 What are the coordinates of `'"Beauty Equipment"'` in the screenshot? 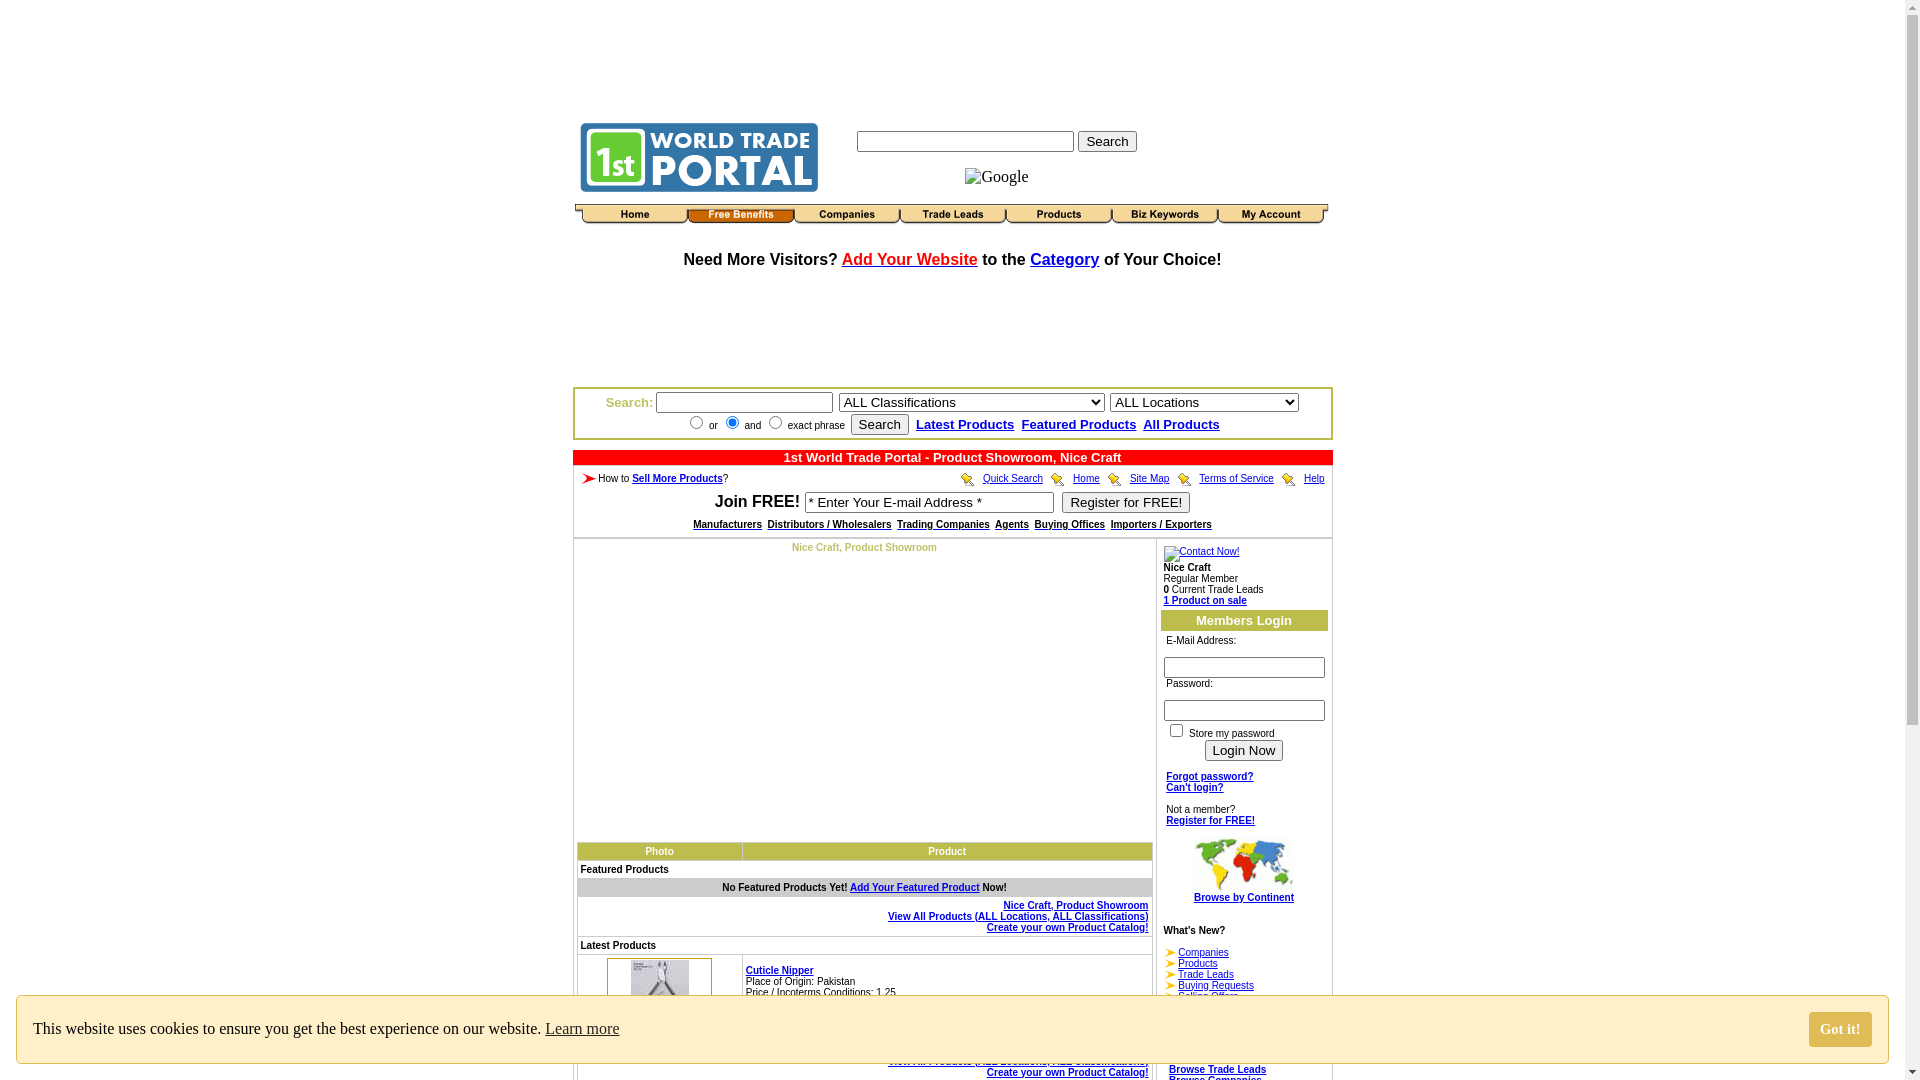 It's located at (925, 1014).